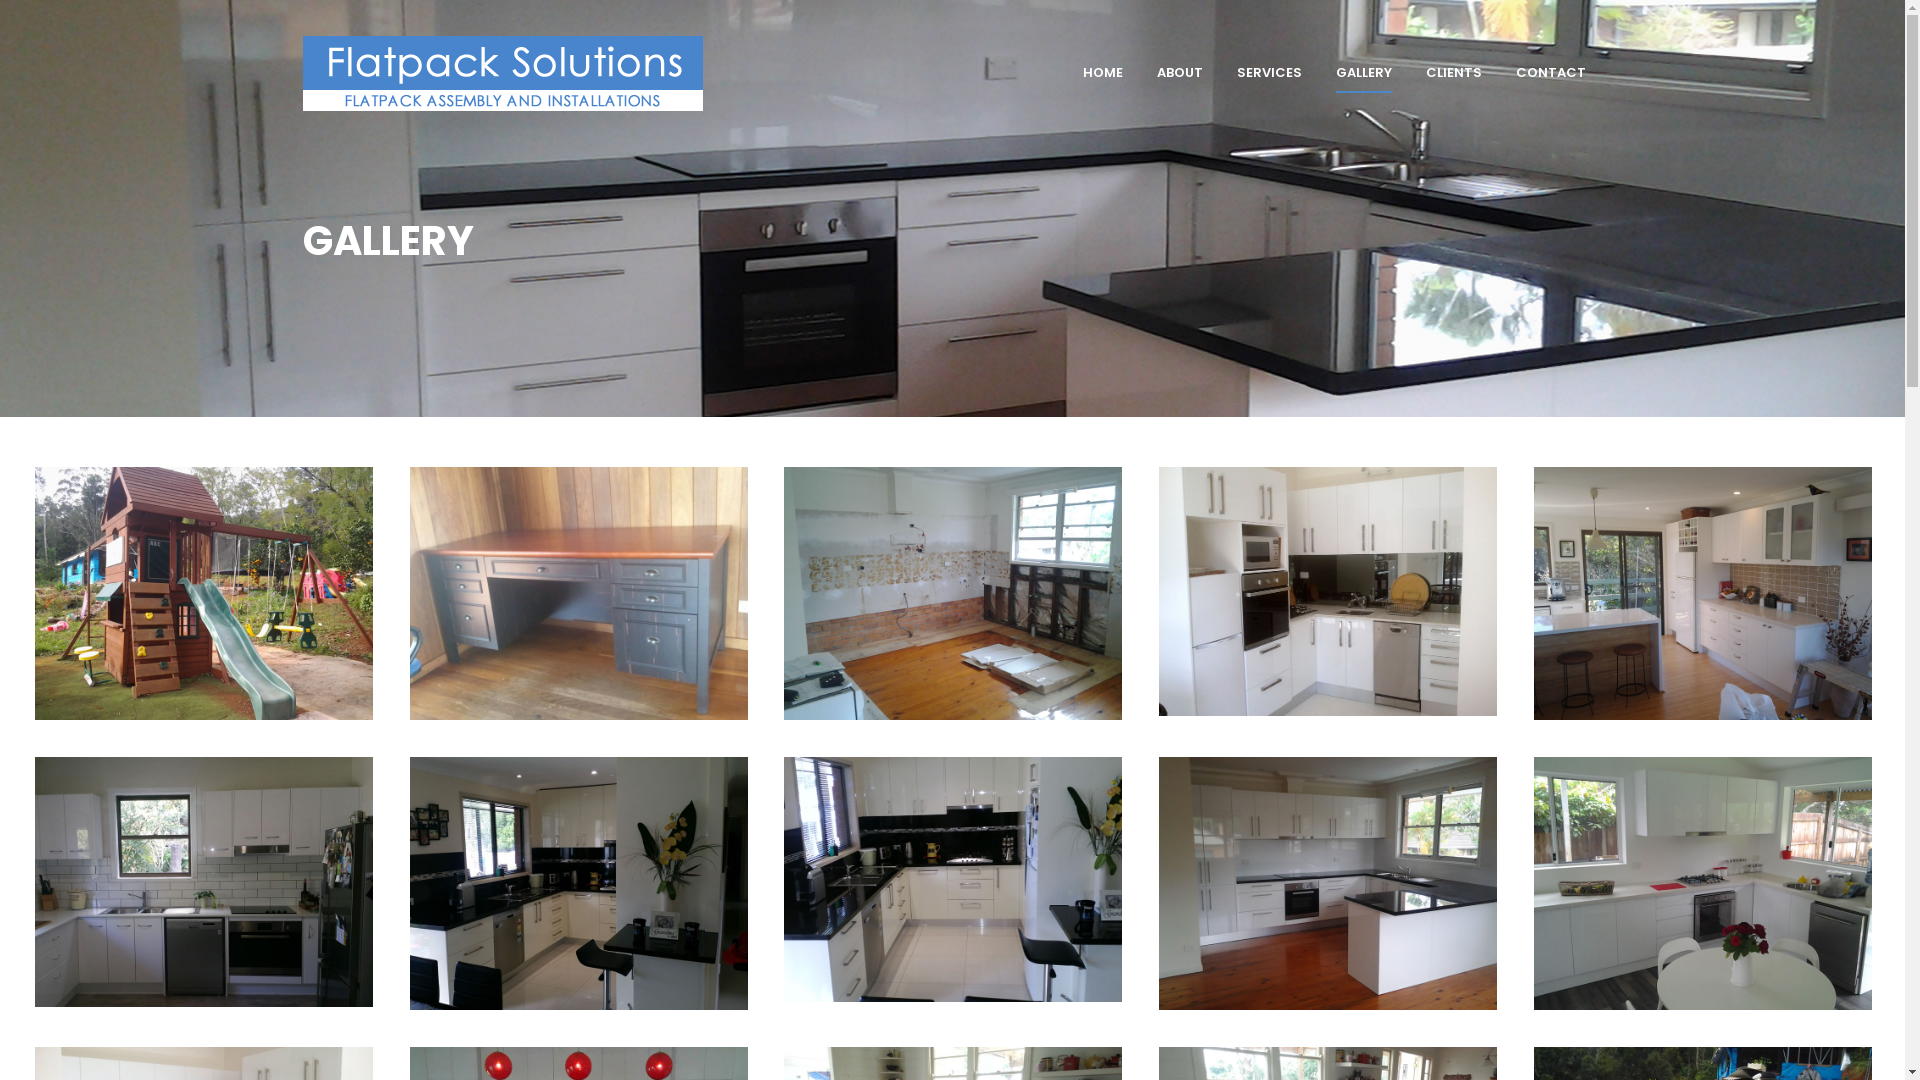  Describe the element at coordinates (1102, 72) in the screenshot. I see `'HOME'` at that location.